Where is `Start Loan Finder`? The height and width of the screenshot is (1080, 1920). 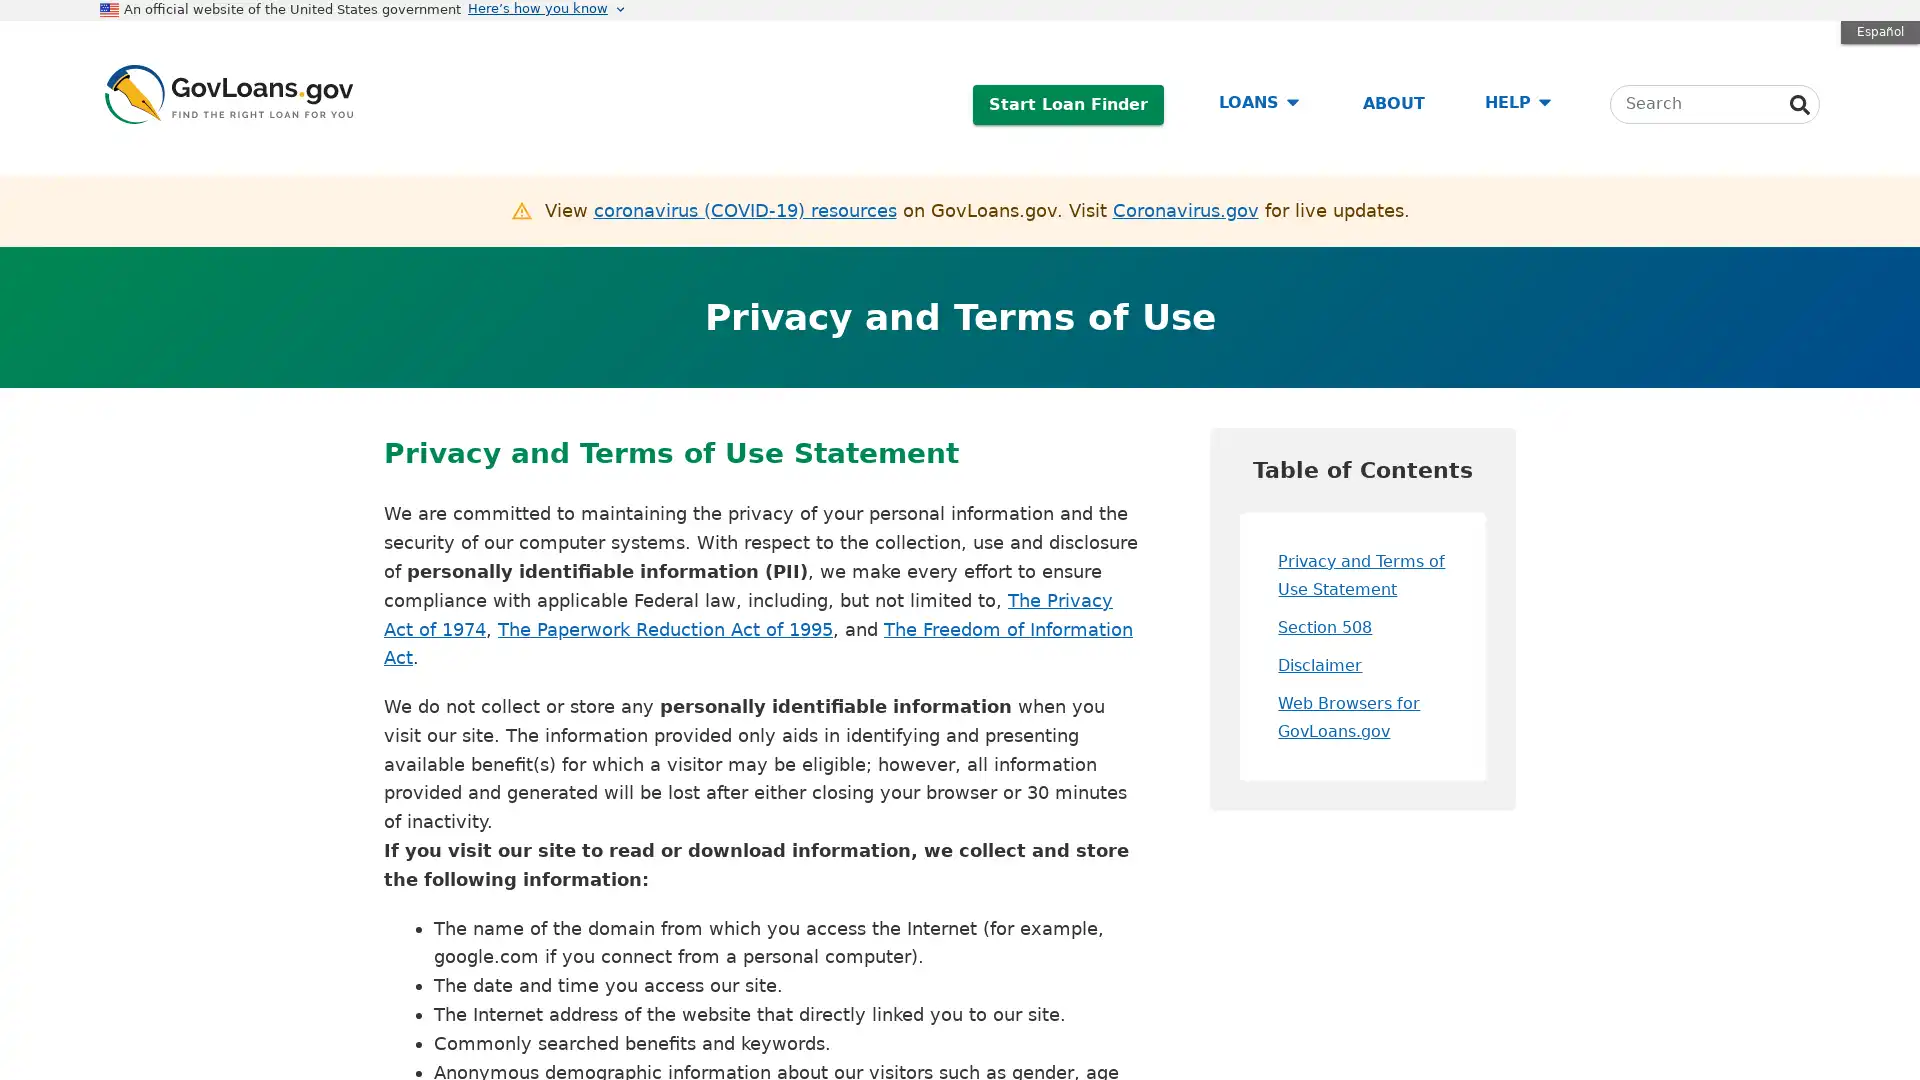
Start Loan Finder is located at coordinates (1067, 104).